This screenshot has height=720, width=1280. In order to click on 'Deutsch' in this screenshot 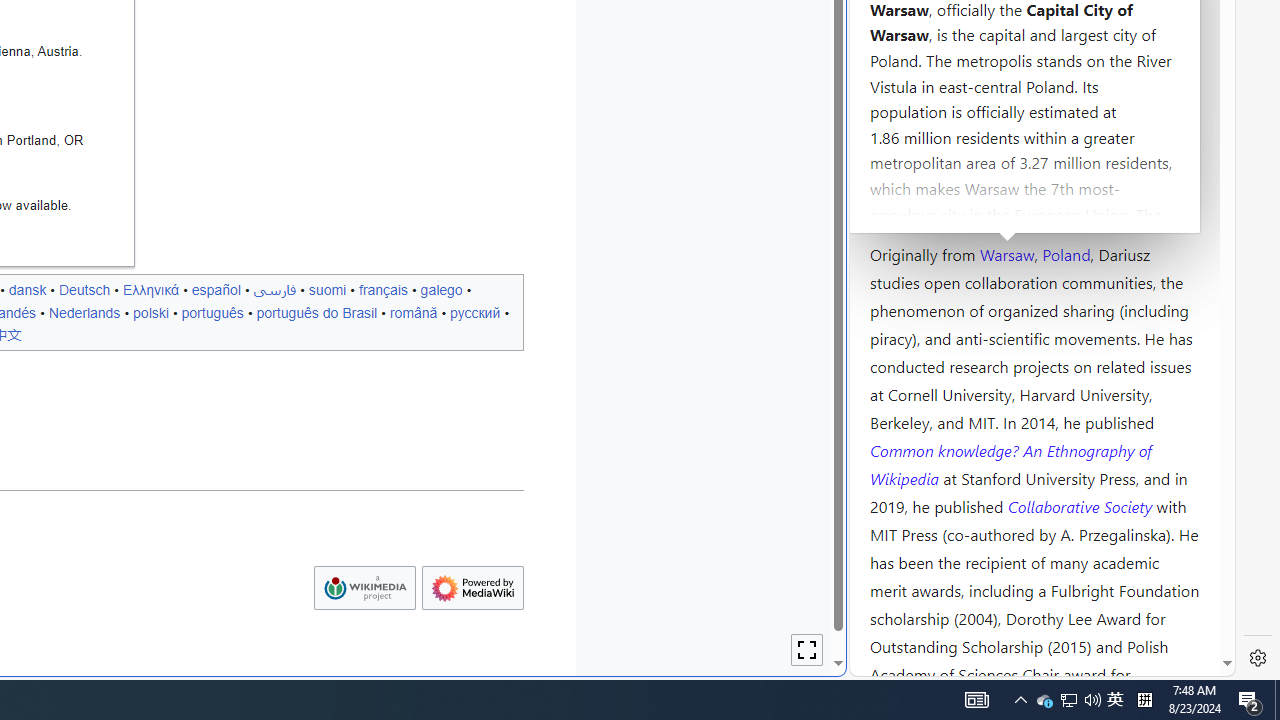, I will do `click(83, 289)`.